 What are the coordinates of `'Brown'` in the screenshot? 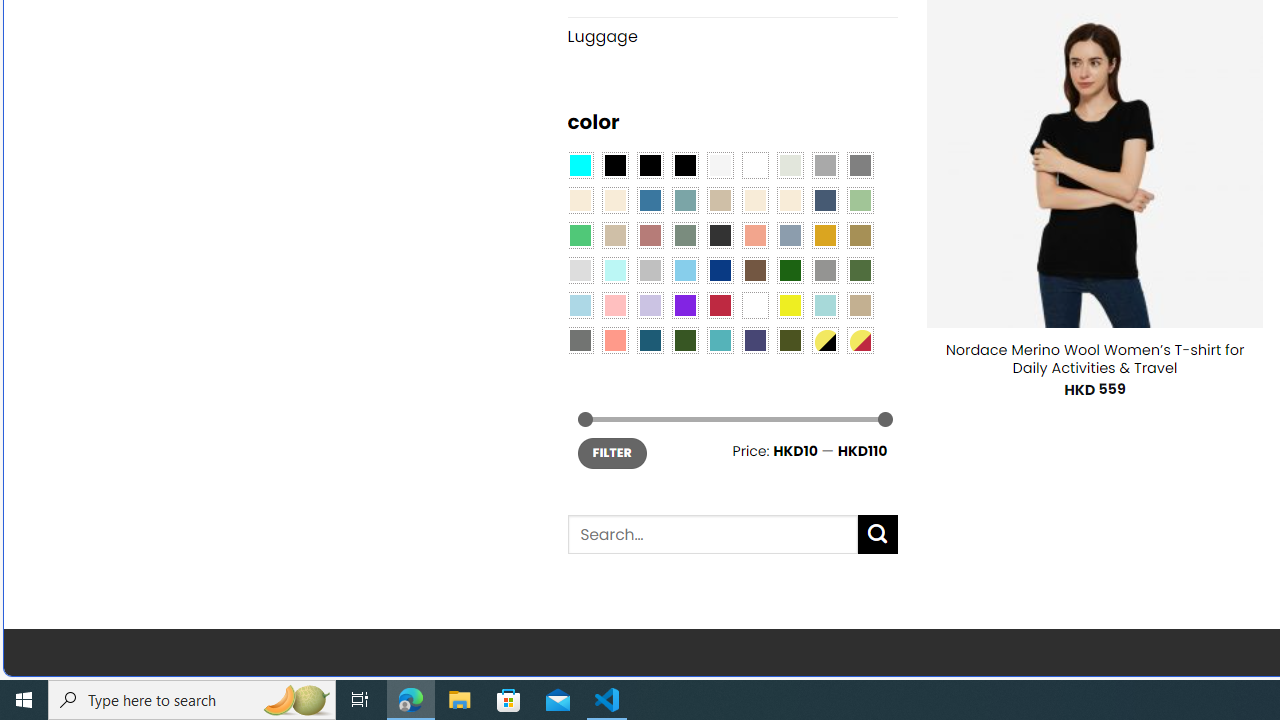 It's located at (754, 270).